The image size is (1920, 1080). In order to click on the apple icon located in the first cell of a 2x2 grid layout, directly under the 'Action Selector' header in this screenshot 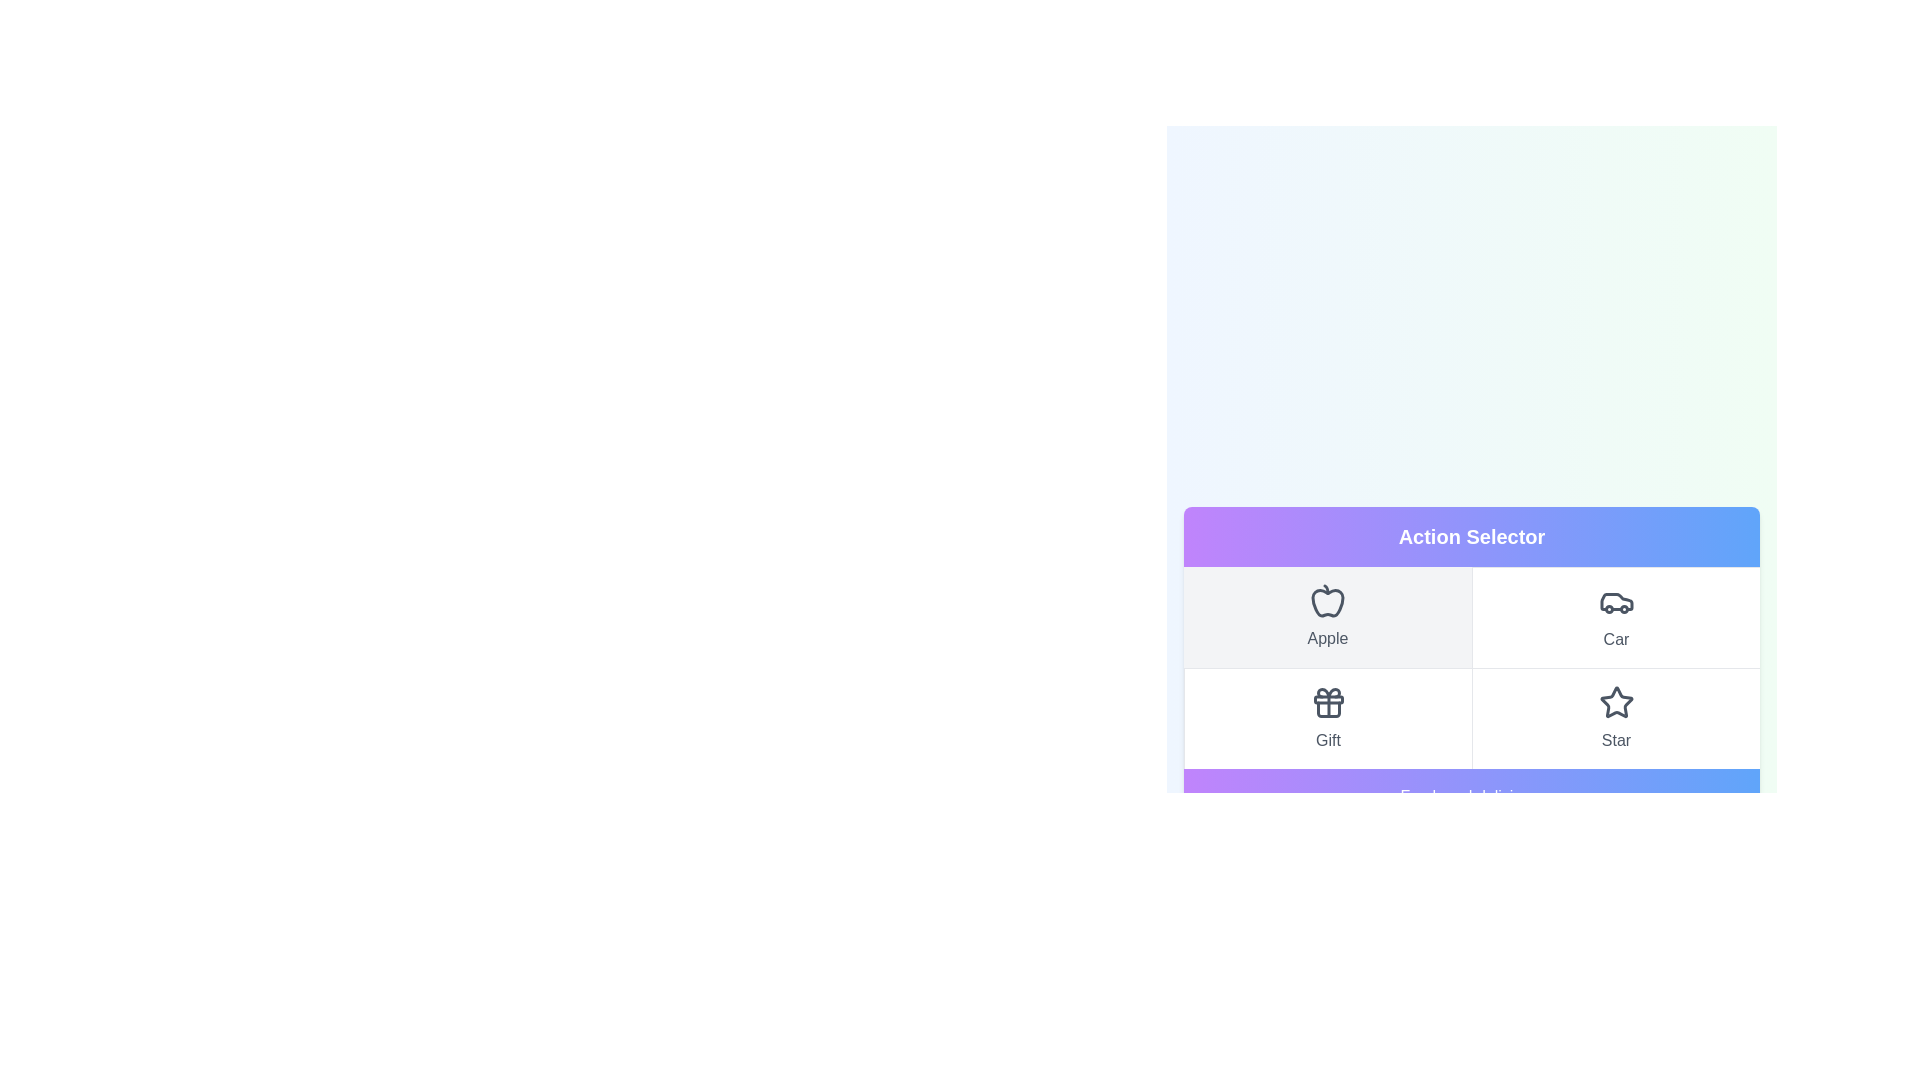, I will do `click(1328, 601)`.